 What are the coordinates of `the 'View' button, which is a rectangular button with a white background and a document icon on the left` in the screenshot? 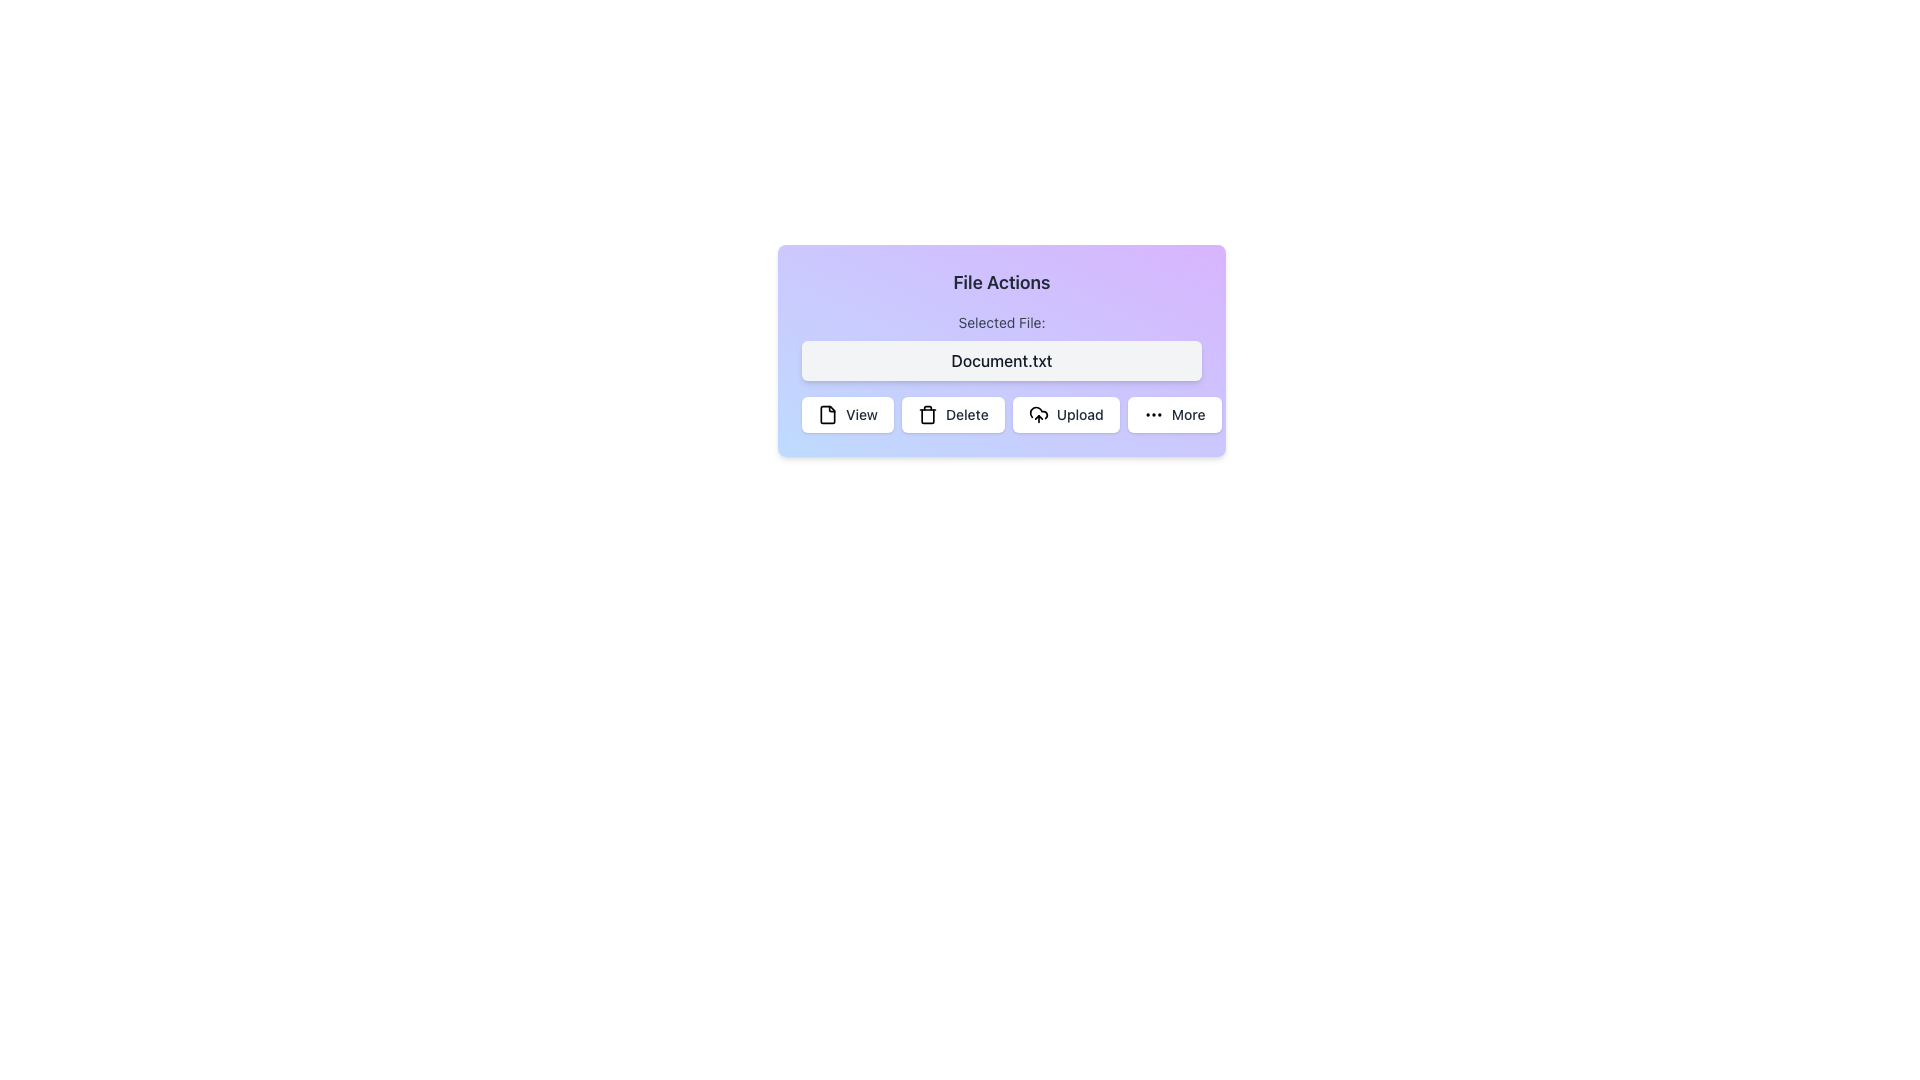 It's located at (848, 414).